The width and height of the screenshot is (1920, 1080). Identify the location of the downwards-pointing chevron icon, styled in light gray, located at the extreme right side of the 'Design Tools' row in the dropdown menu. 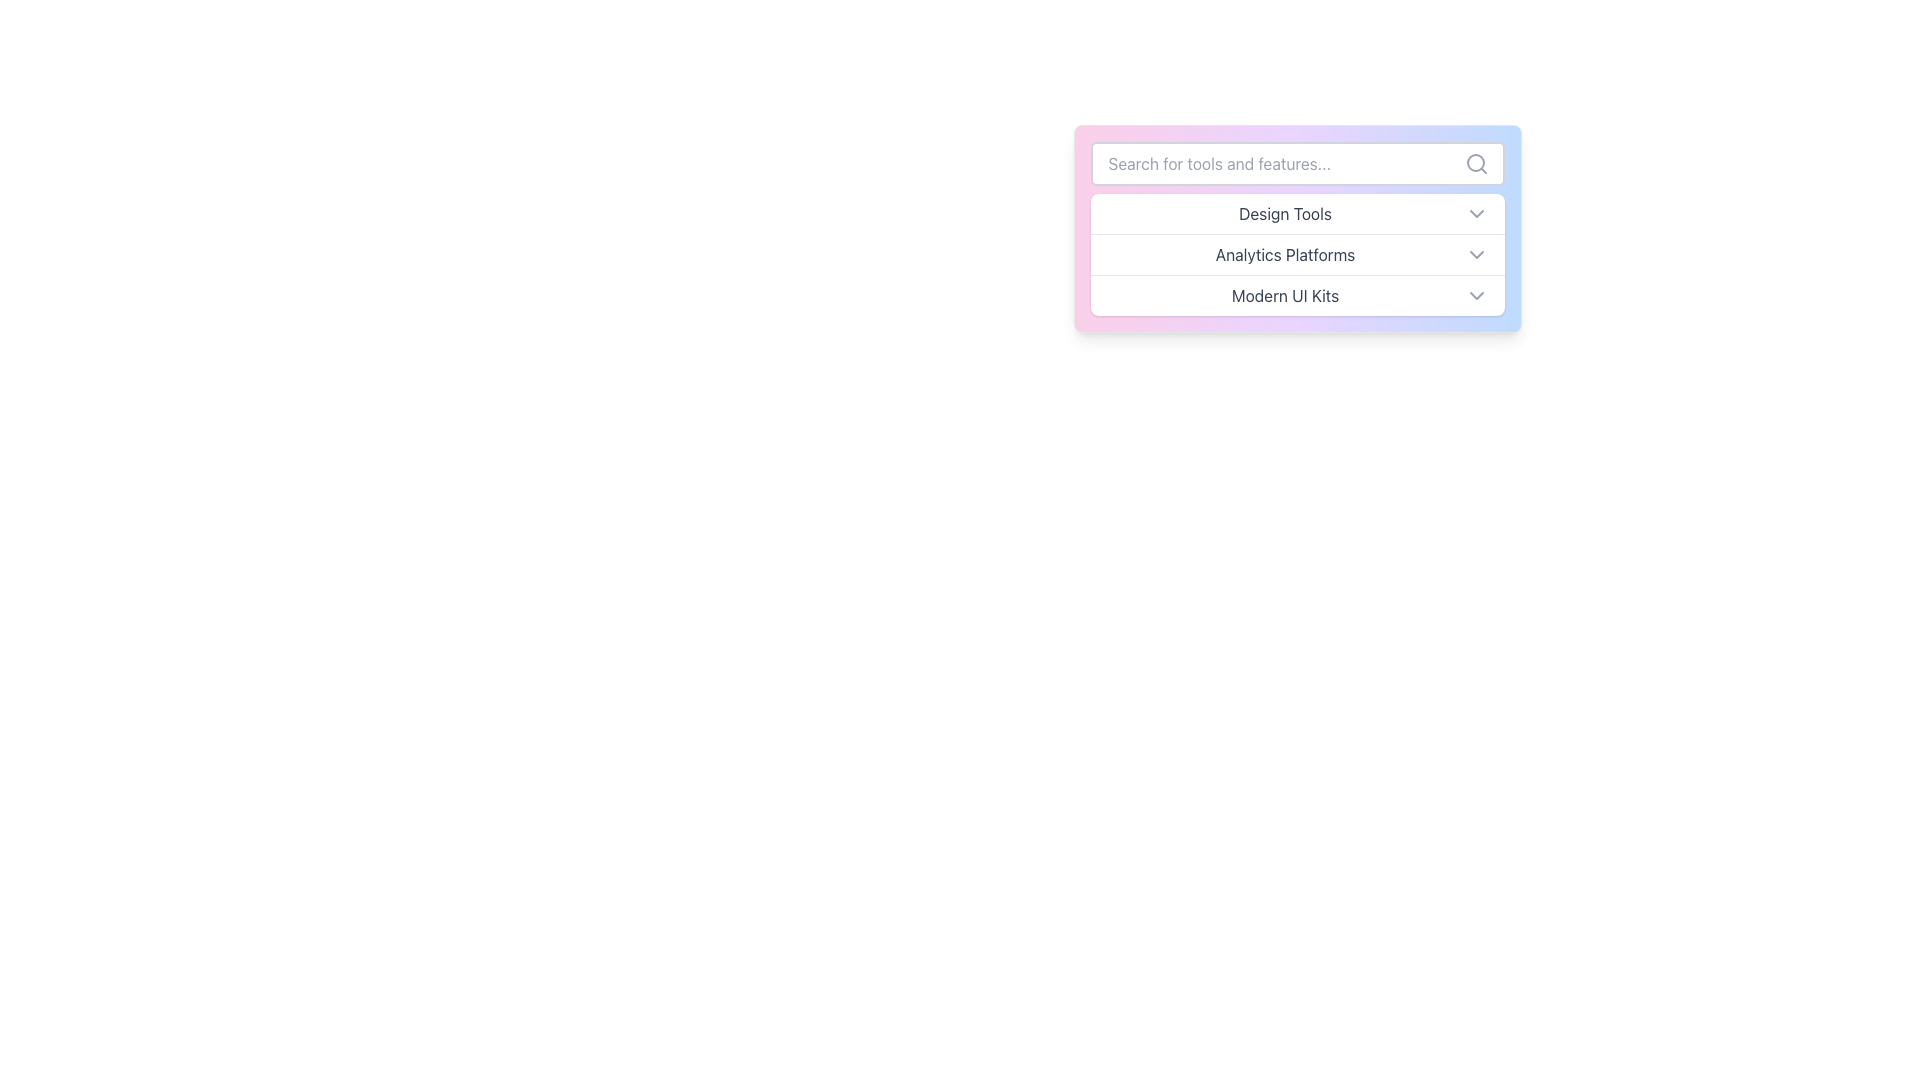
(1476, 213).